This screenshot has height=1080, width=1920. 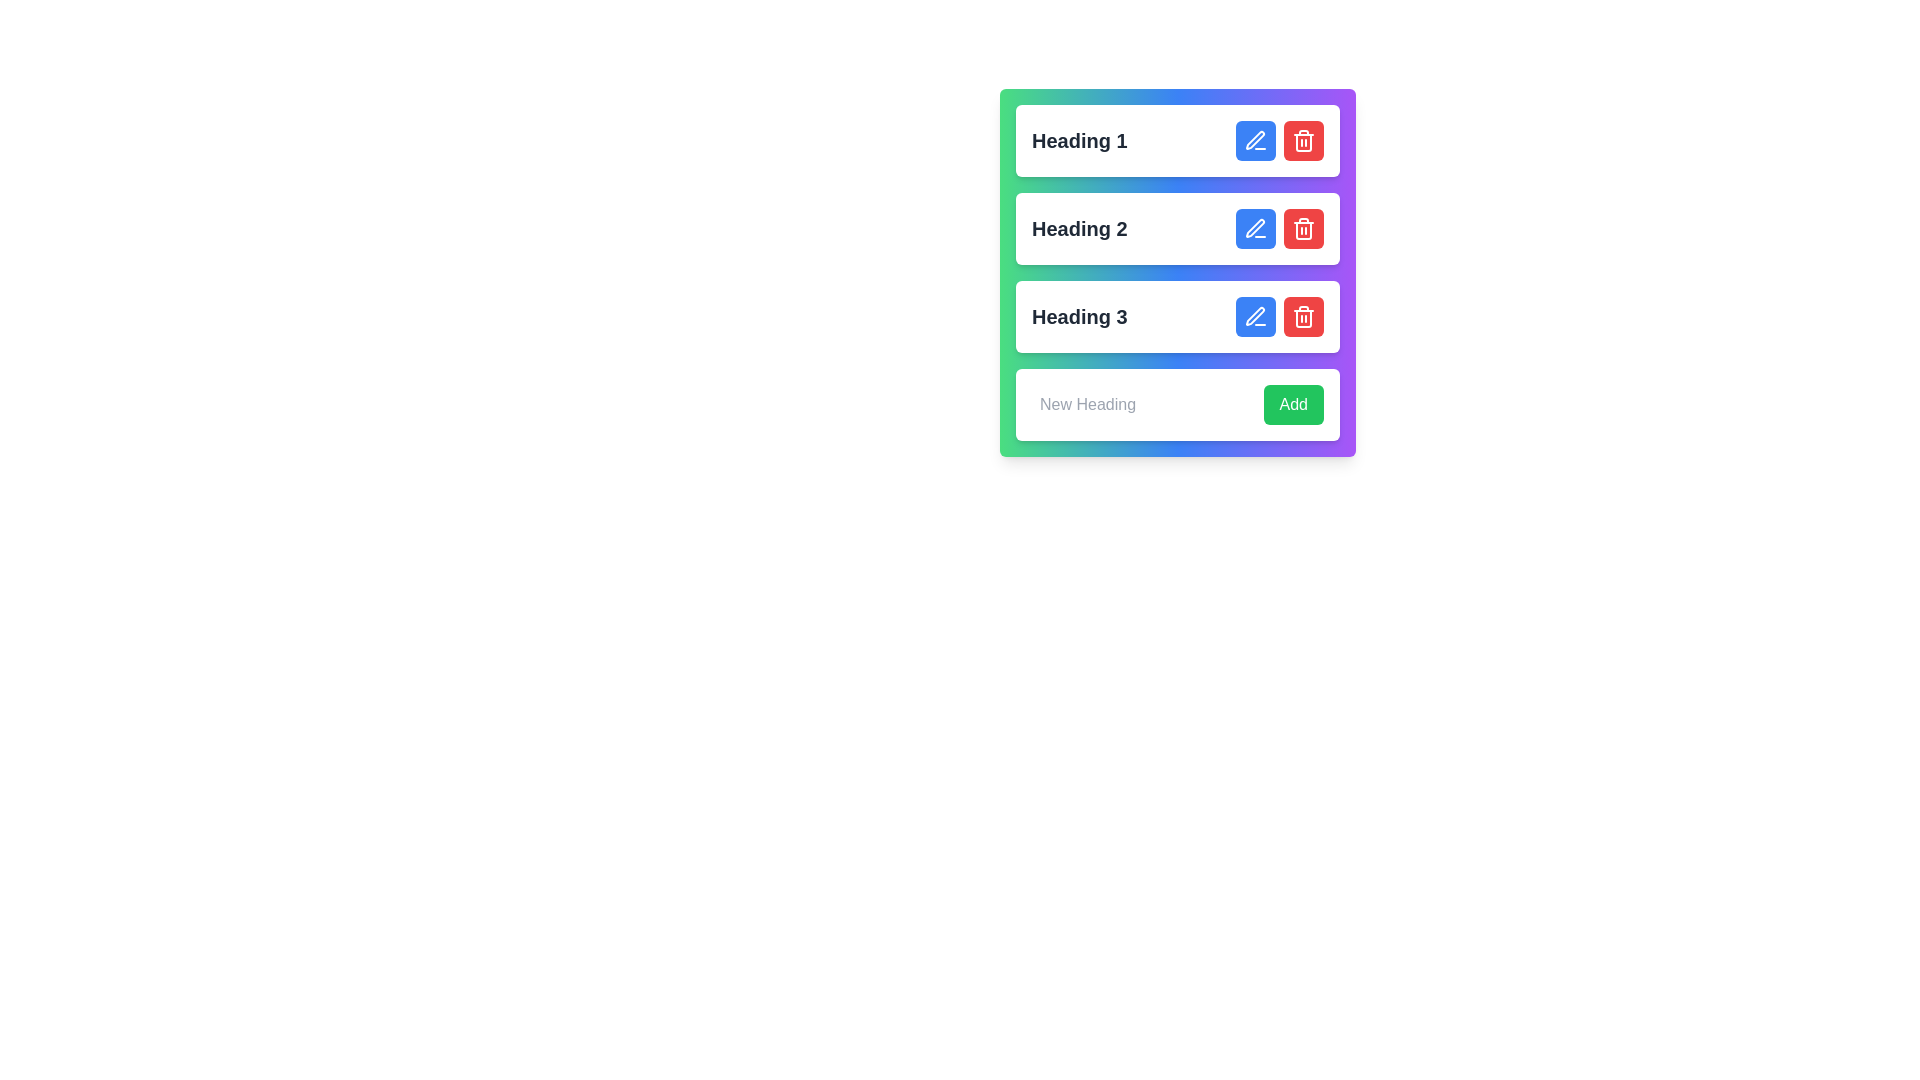 What do you see at coordinates (1255, 140) in the screenshot?
I see `the edit button located in the first row of the list, situated to the immediate left of the red trash bin button` at bounding box center [1255, 140].